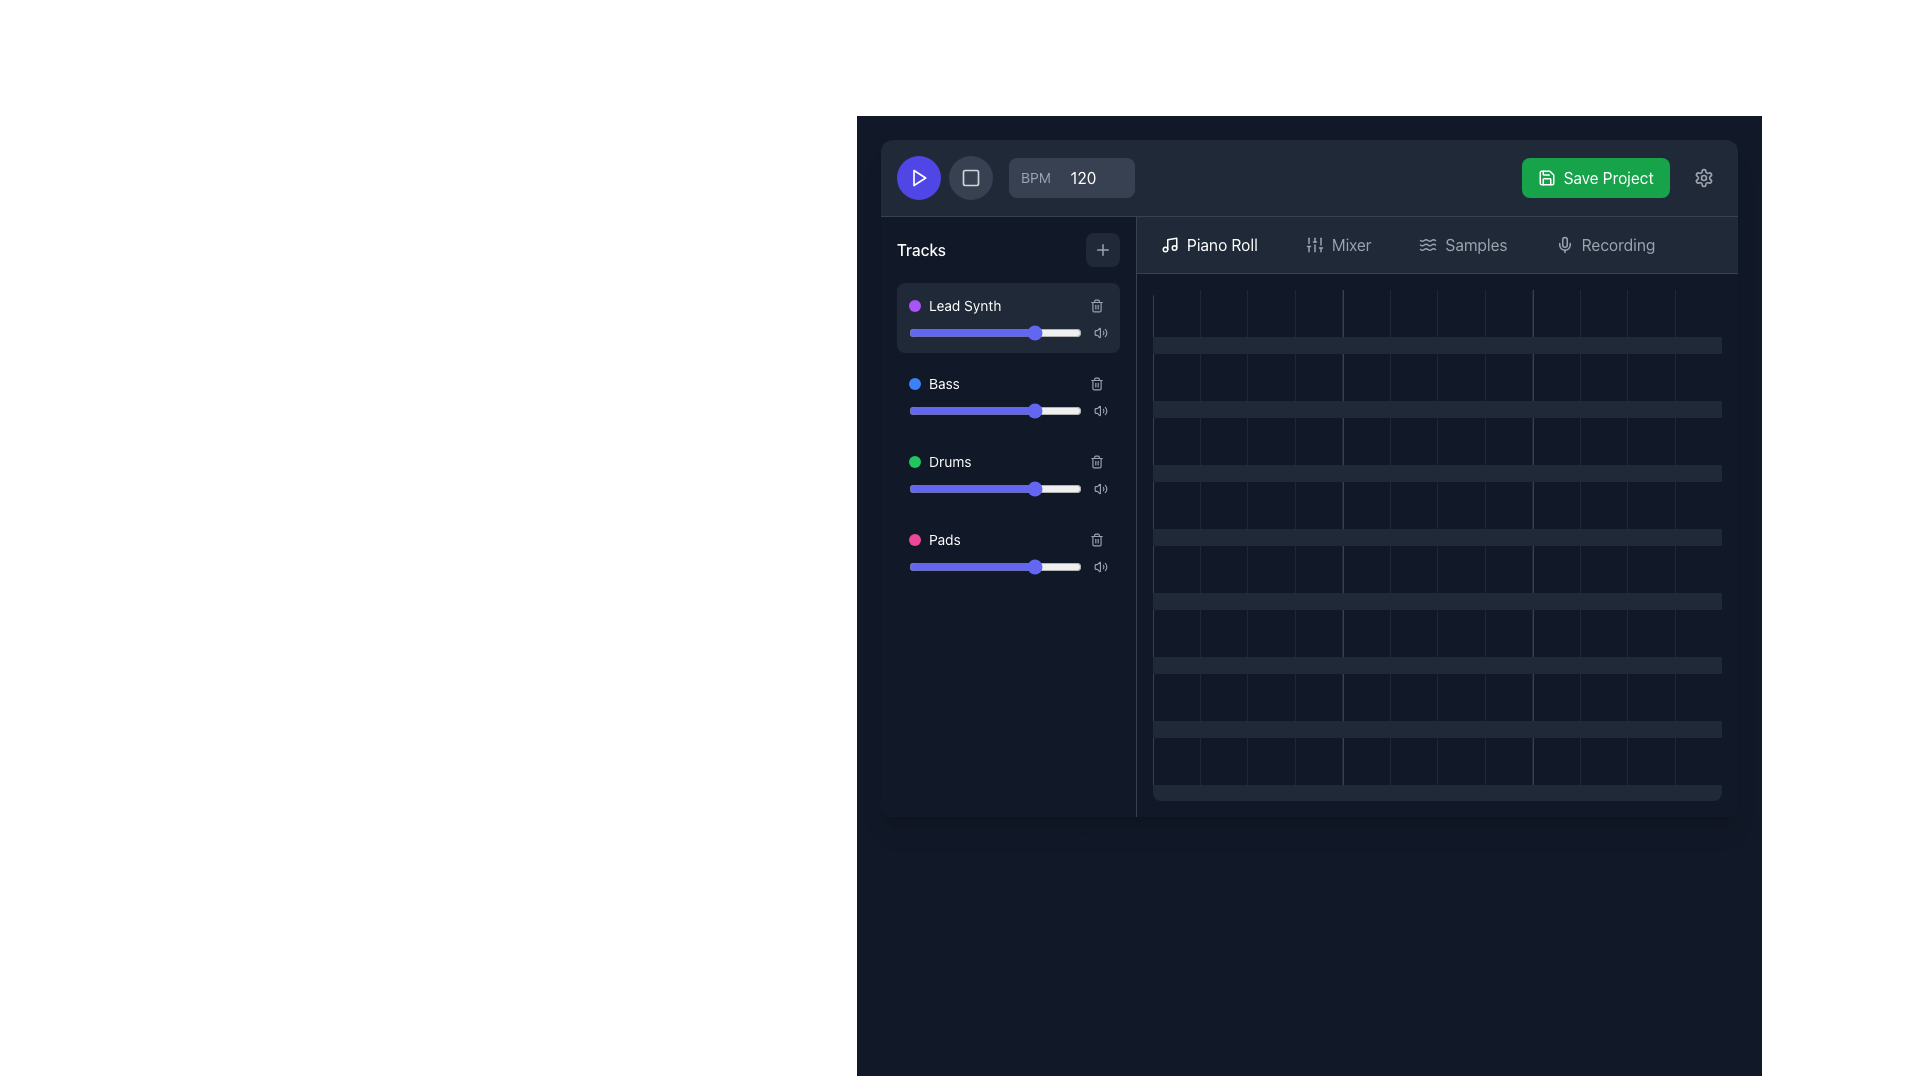  What do you see at coordinates (917, 176) in the screenshot?
I see `the play button icon located in the top-left corner of the application interface` at bounding box center [917, 176].